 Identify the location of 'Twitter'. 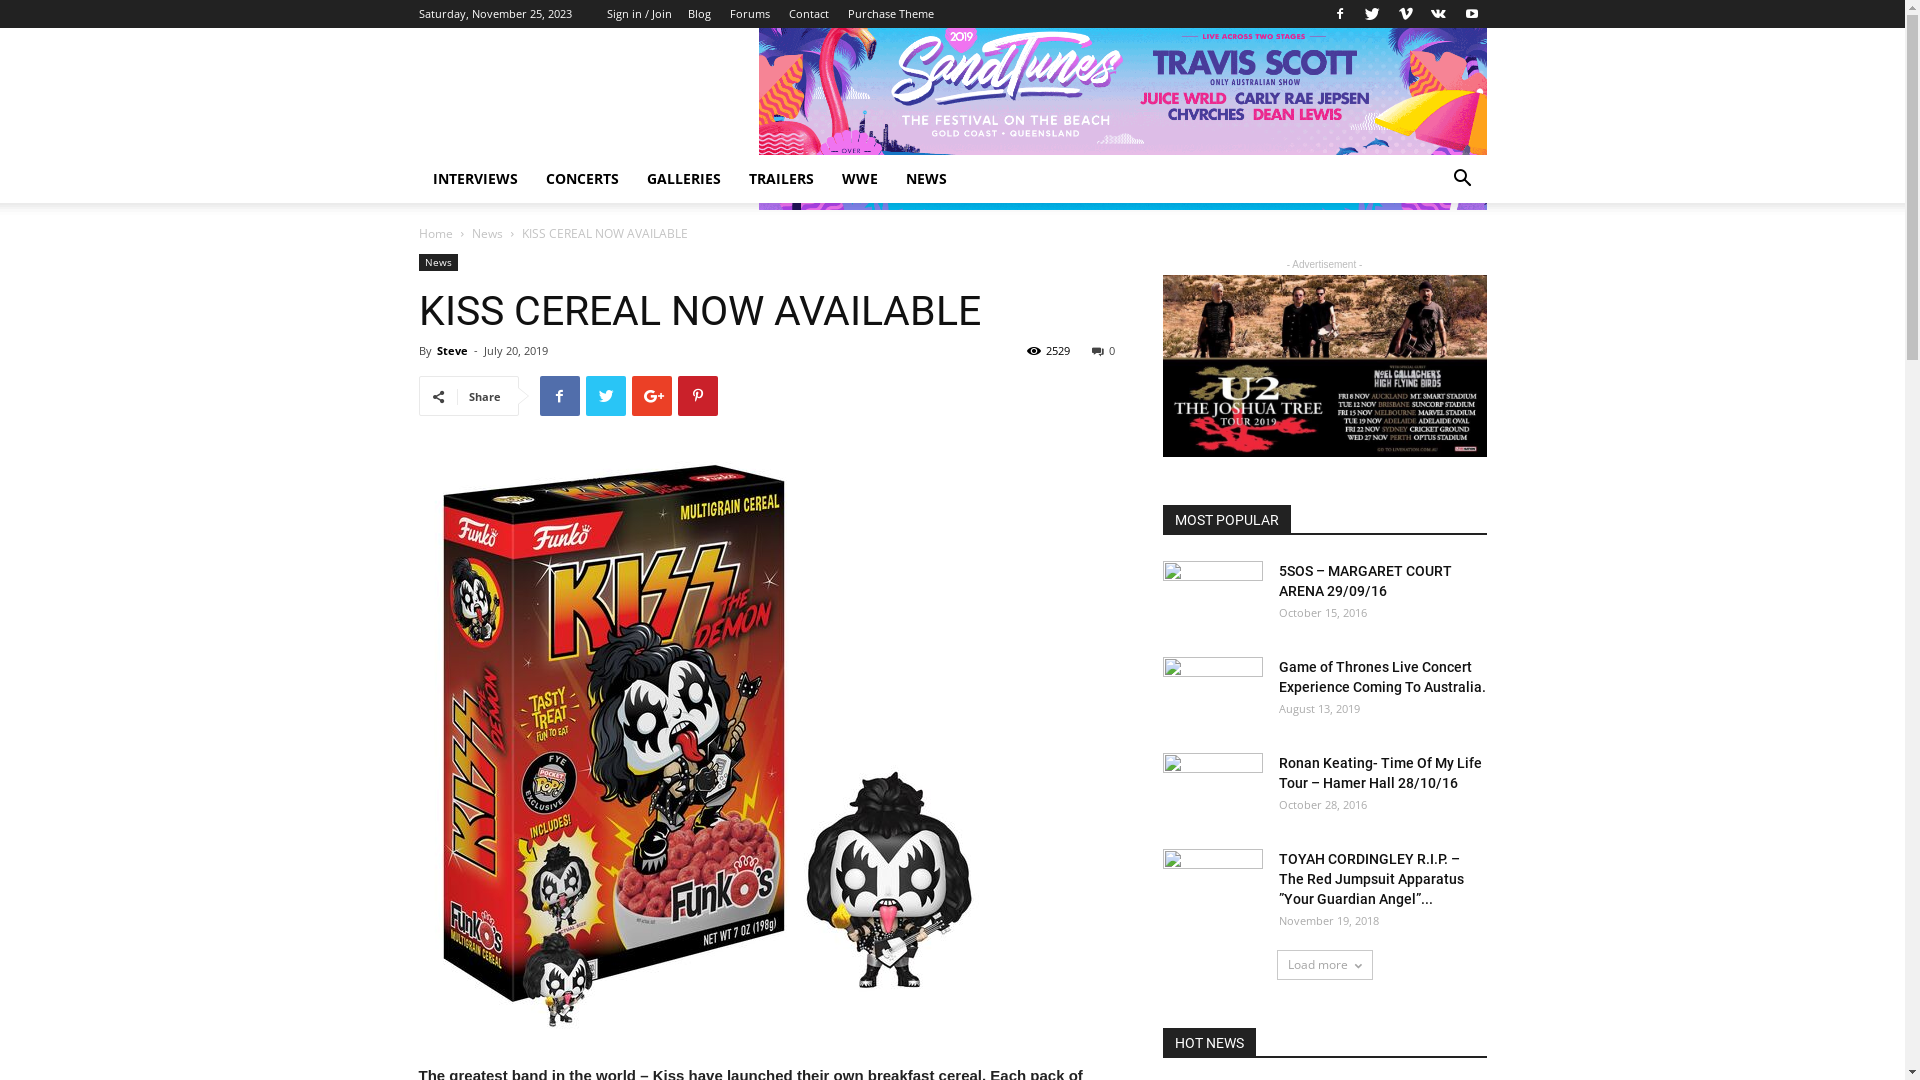
(1358, 14).